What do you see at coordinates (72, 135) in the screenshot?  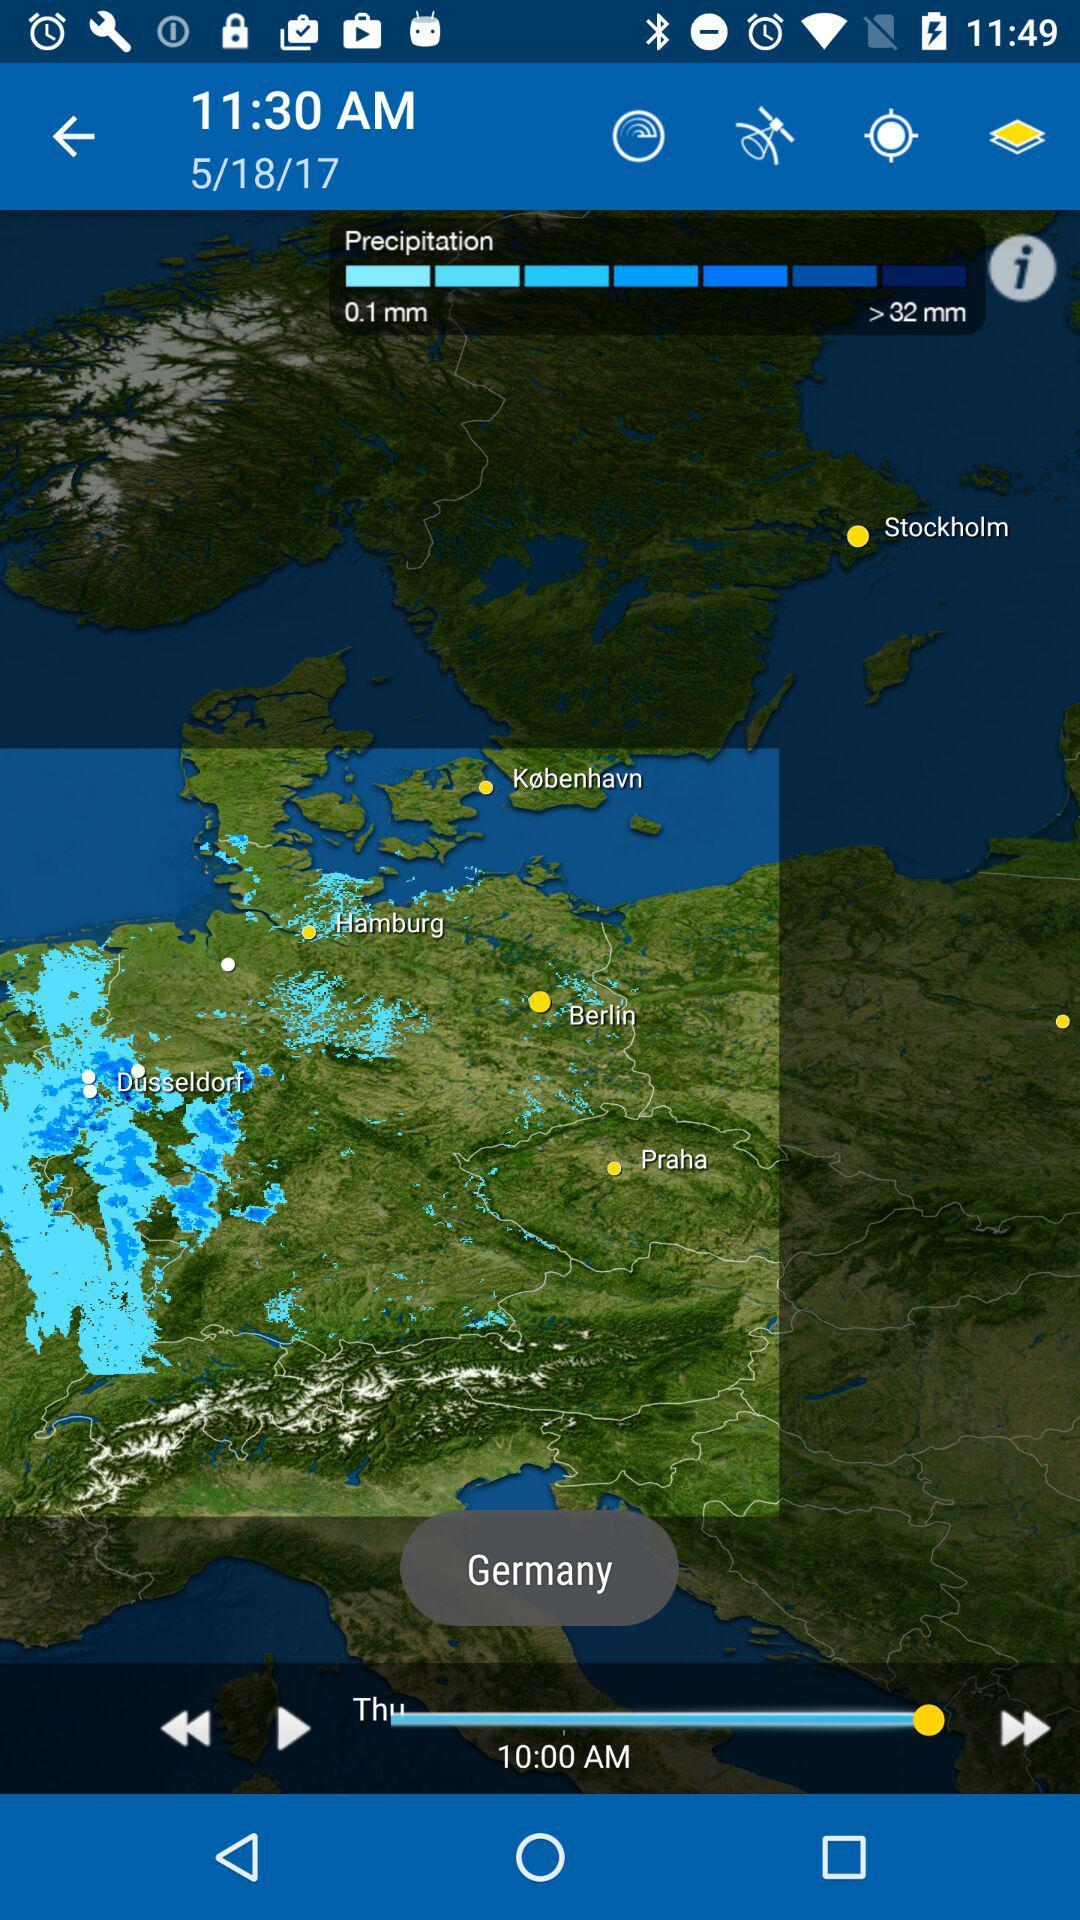 I see `icon next to the 11:30 am item` at bounding box center [72, 135].